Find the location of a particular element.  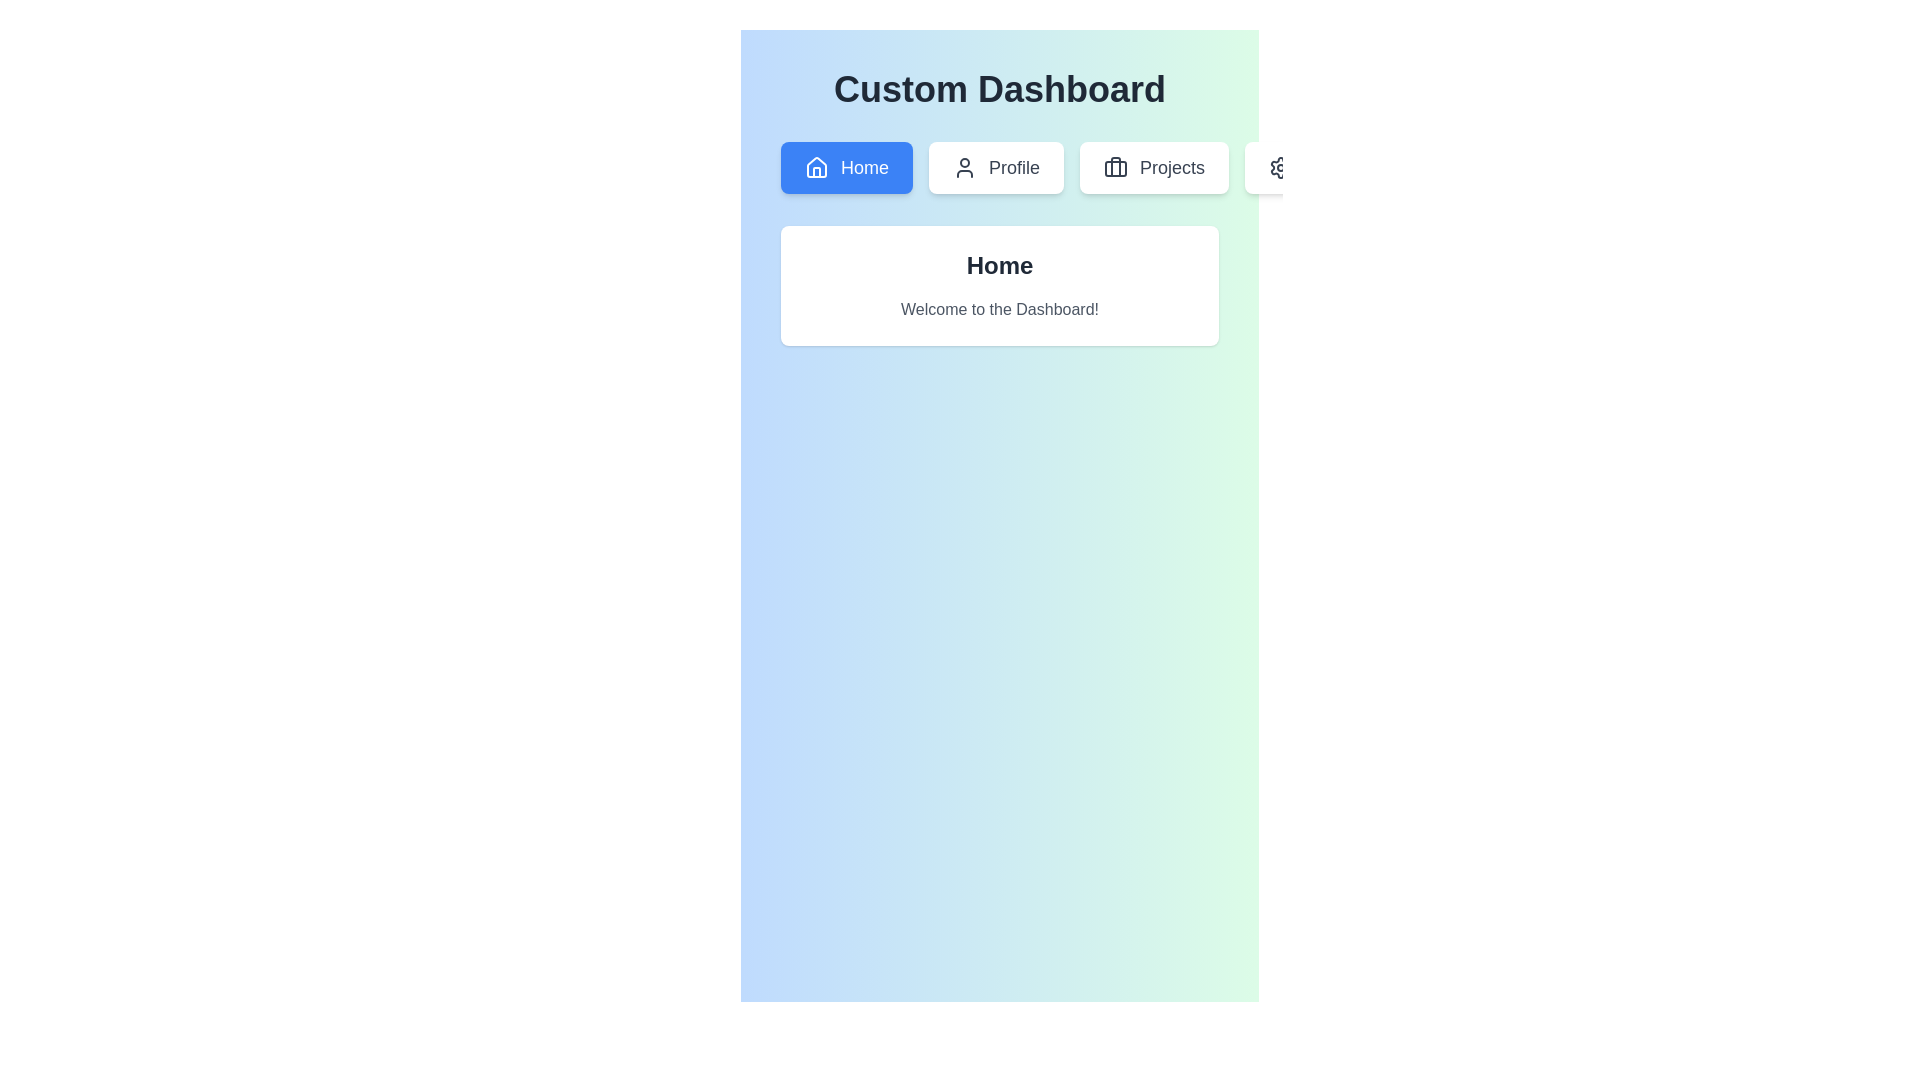

the profile icon, which is a user silhouette in a minimalistic design is located at coordinates (964, 167).